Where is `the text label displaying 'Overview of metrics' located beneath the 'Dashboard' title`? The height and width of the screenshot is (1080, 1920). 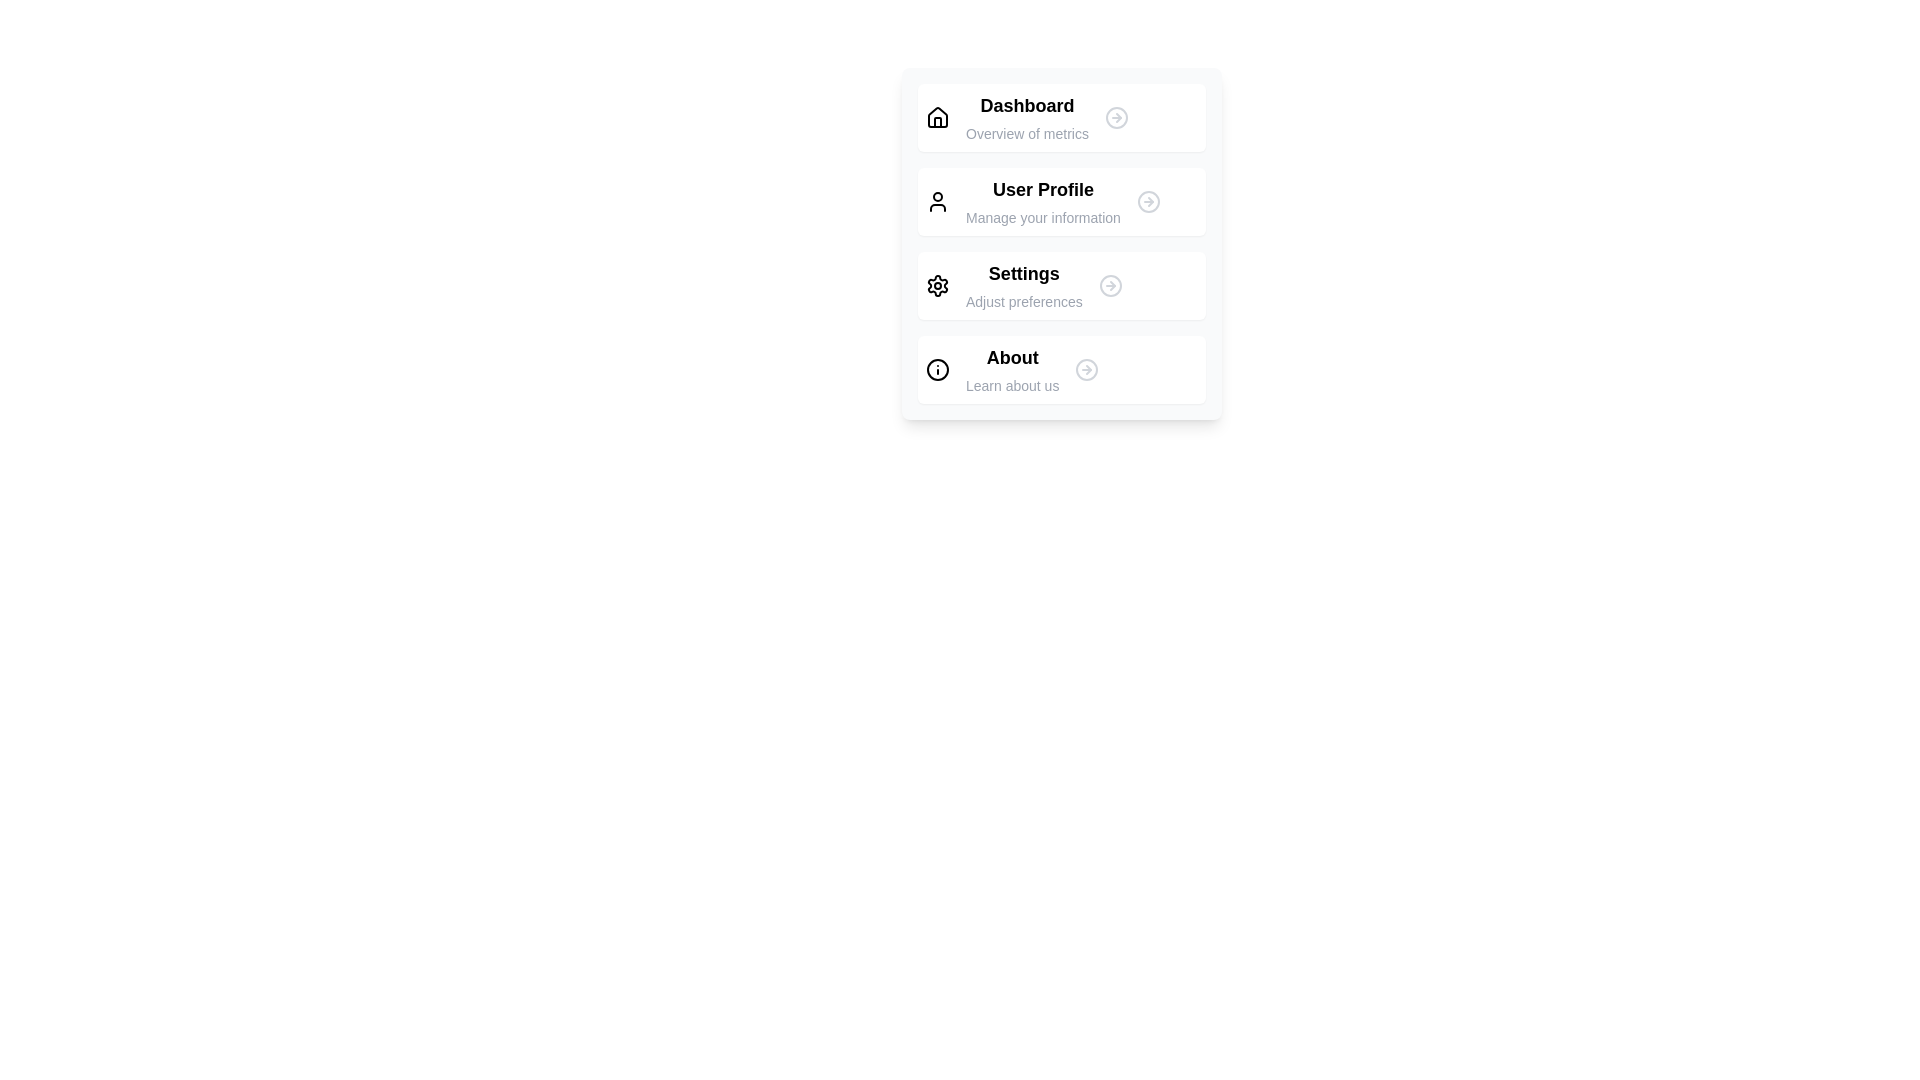 the text label displaying 'Overview of metrics' located beneath the 'Dashboard' title is located at coordinates (1027, 134).